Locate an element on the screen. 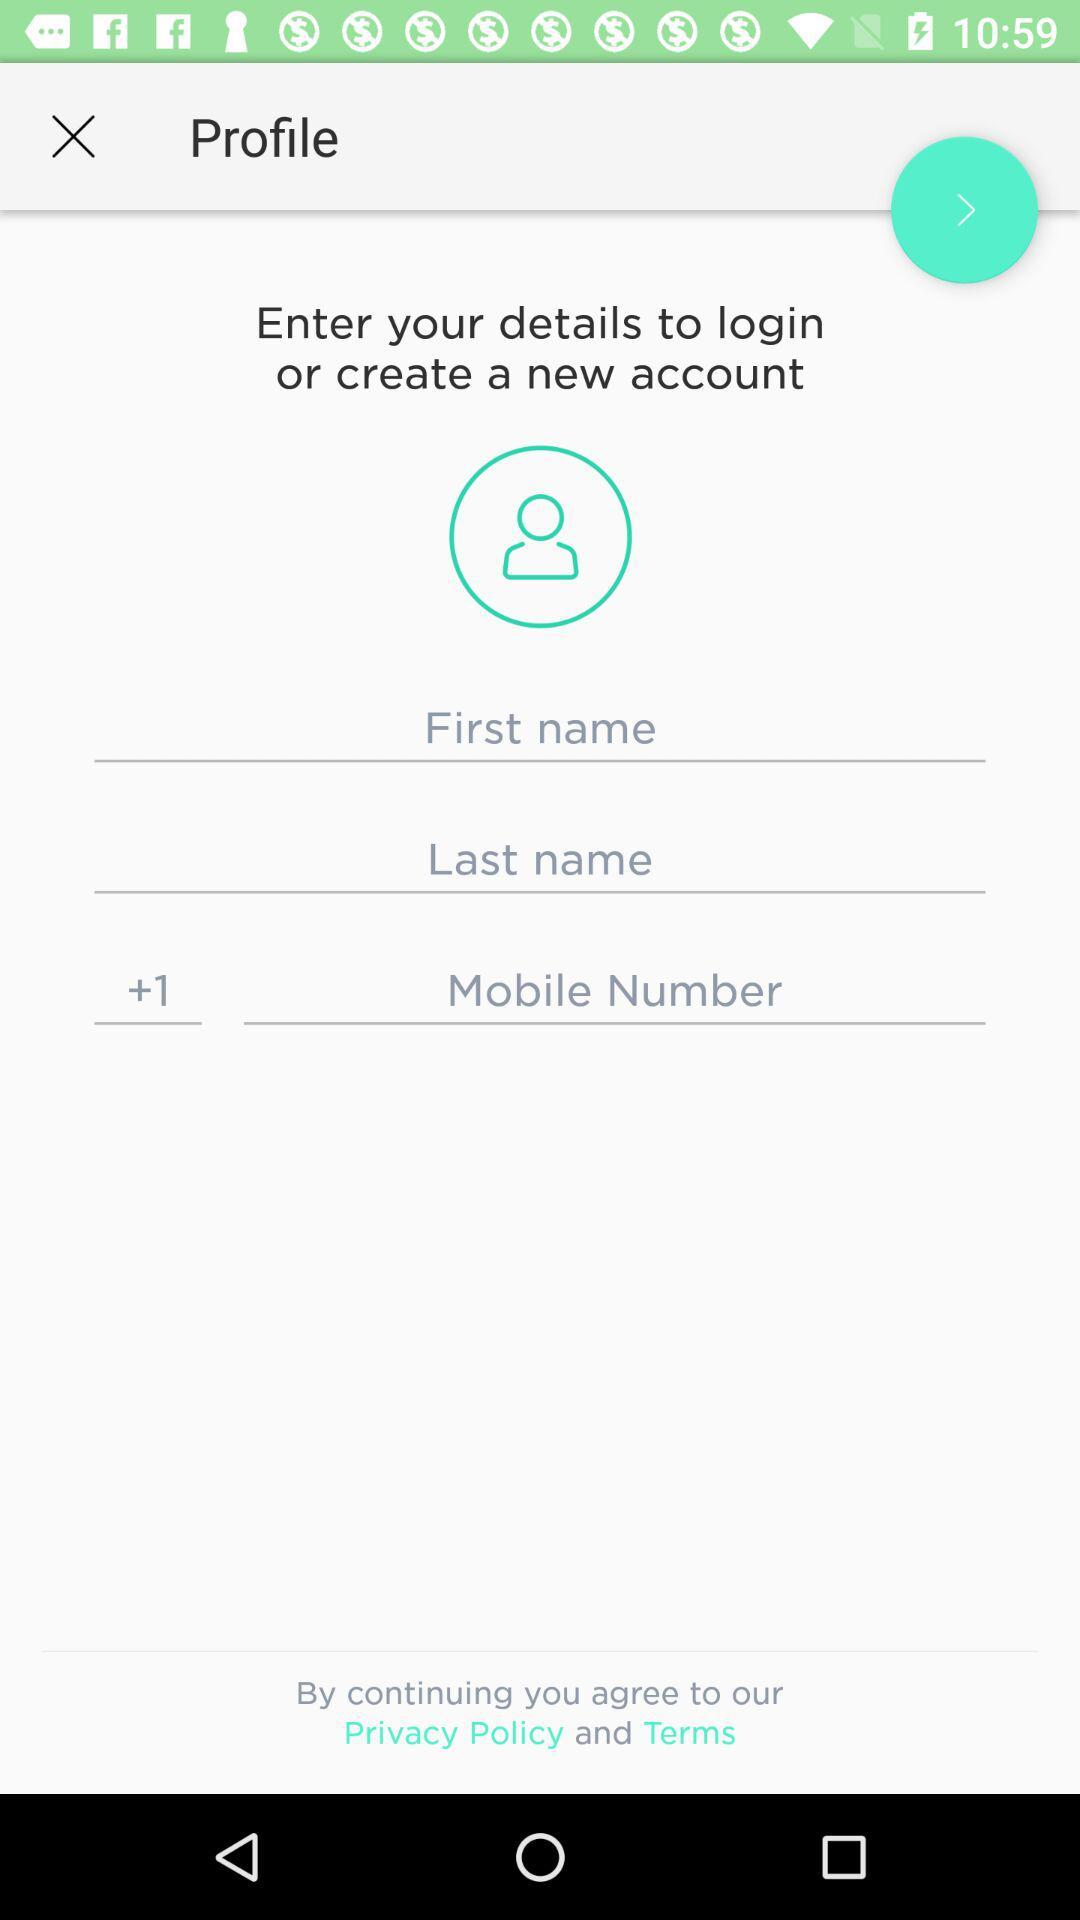 The image size is (1080, 1920). area to input mobile number is located at coordinates (613, 990).